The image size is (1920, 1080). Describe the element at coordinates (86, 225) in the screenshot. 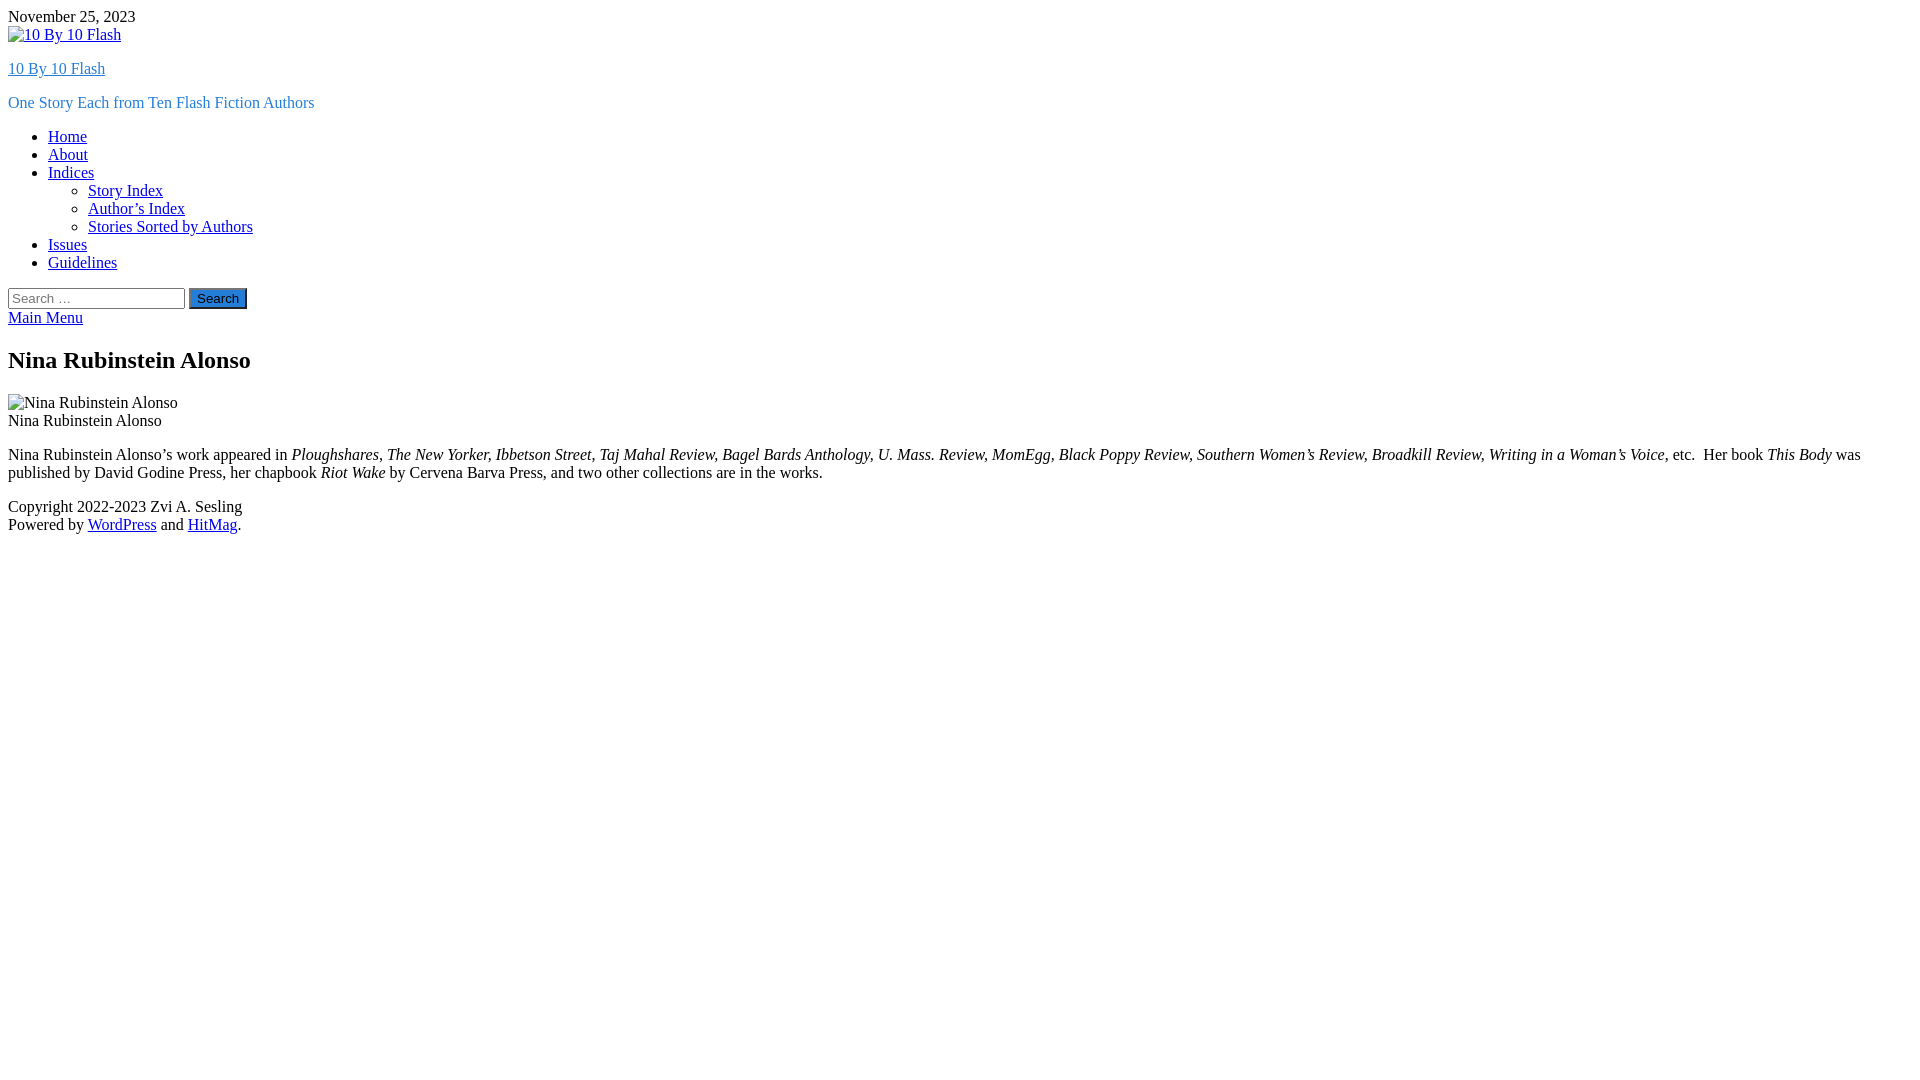

I see `'Stories Sorted by Authors'` at that location.